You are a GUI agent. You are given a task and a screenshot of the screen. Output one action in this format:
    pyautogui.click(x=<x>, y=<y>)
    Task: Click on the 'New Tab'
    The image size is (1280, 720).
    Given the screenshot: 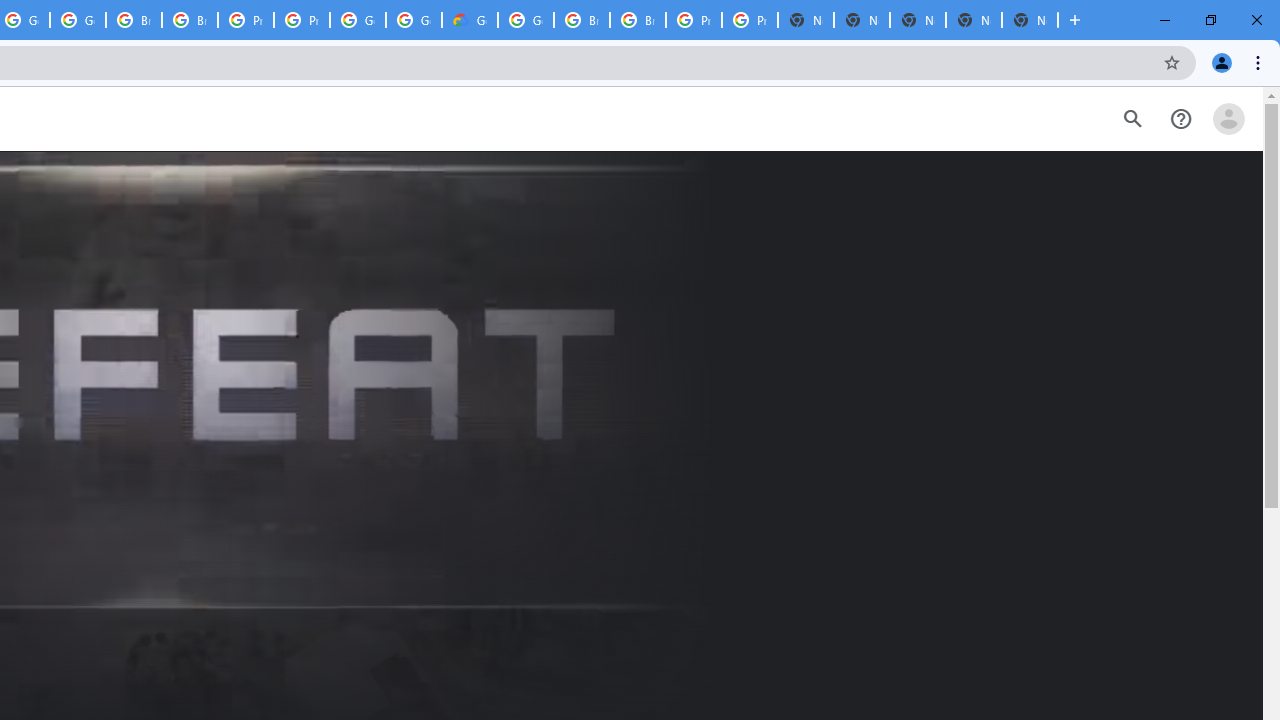 What is the action you would take?
    pyautogui.click(x=1030, y=20)
    